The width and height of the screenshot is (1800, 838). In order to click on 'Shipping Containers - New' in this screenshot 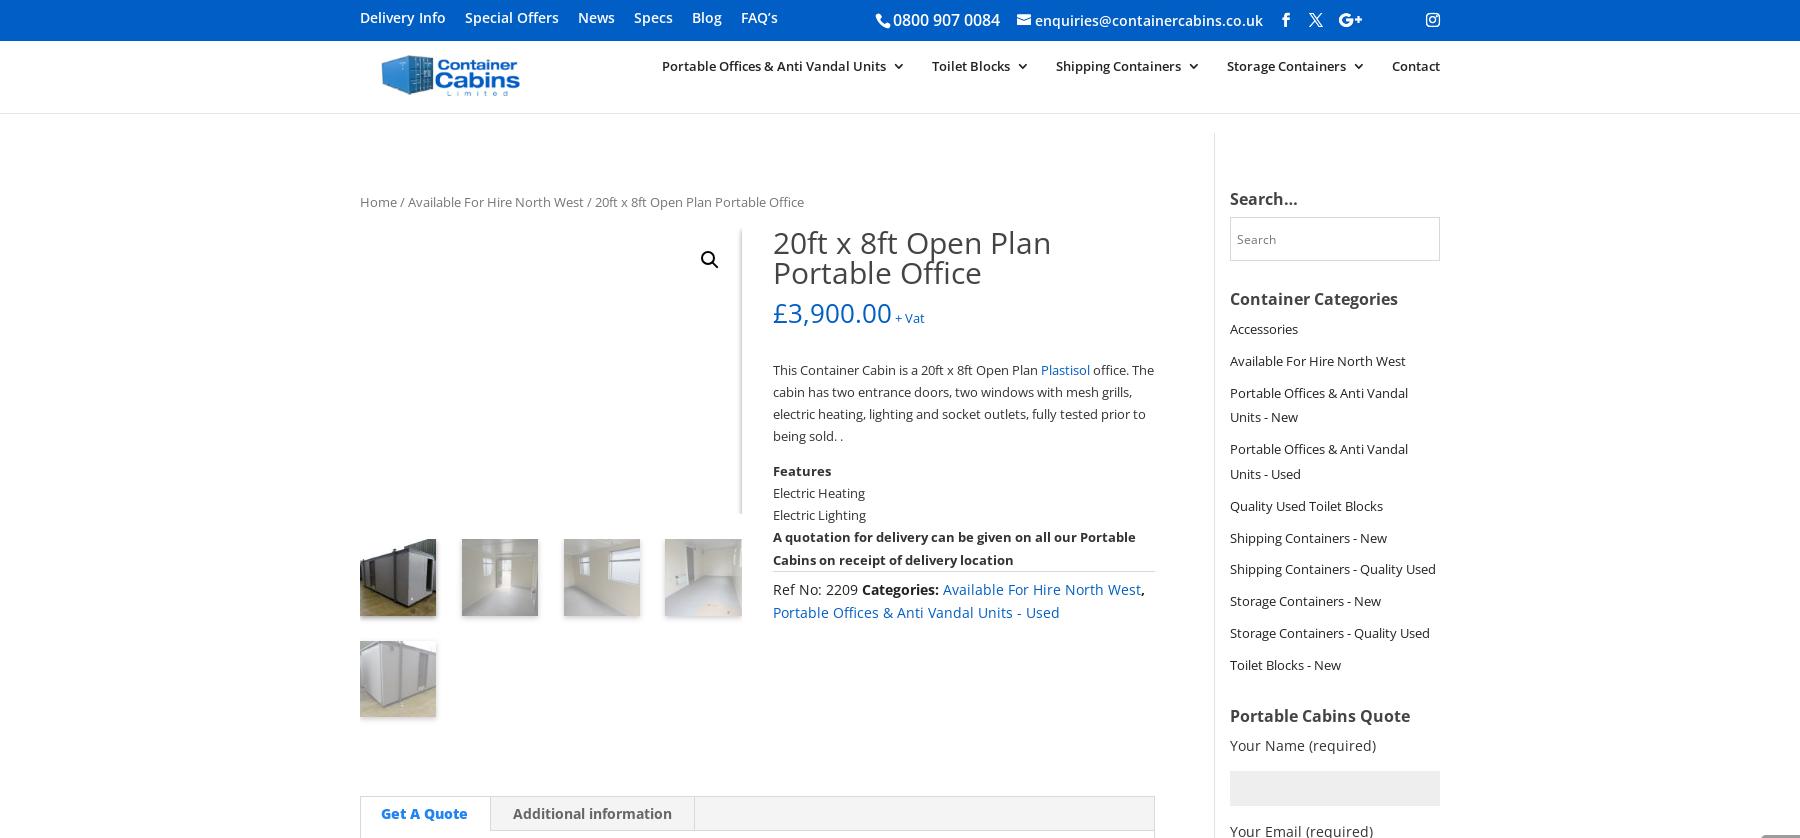, I will do `click(1228, 537)`.